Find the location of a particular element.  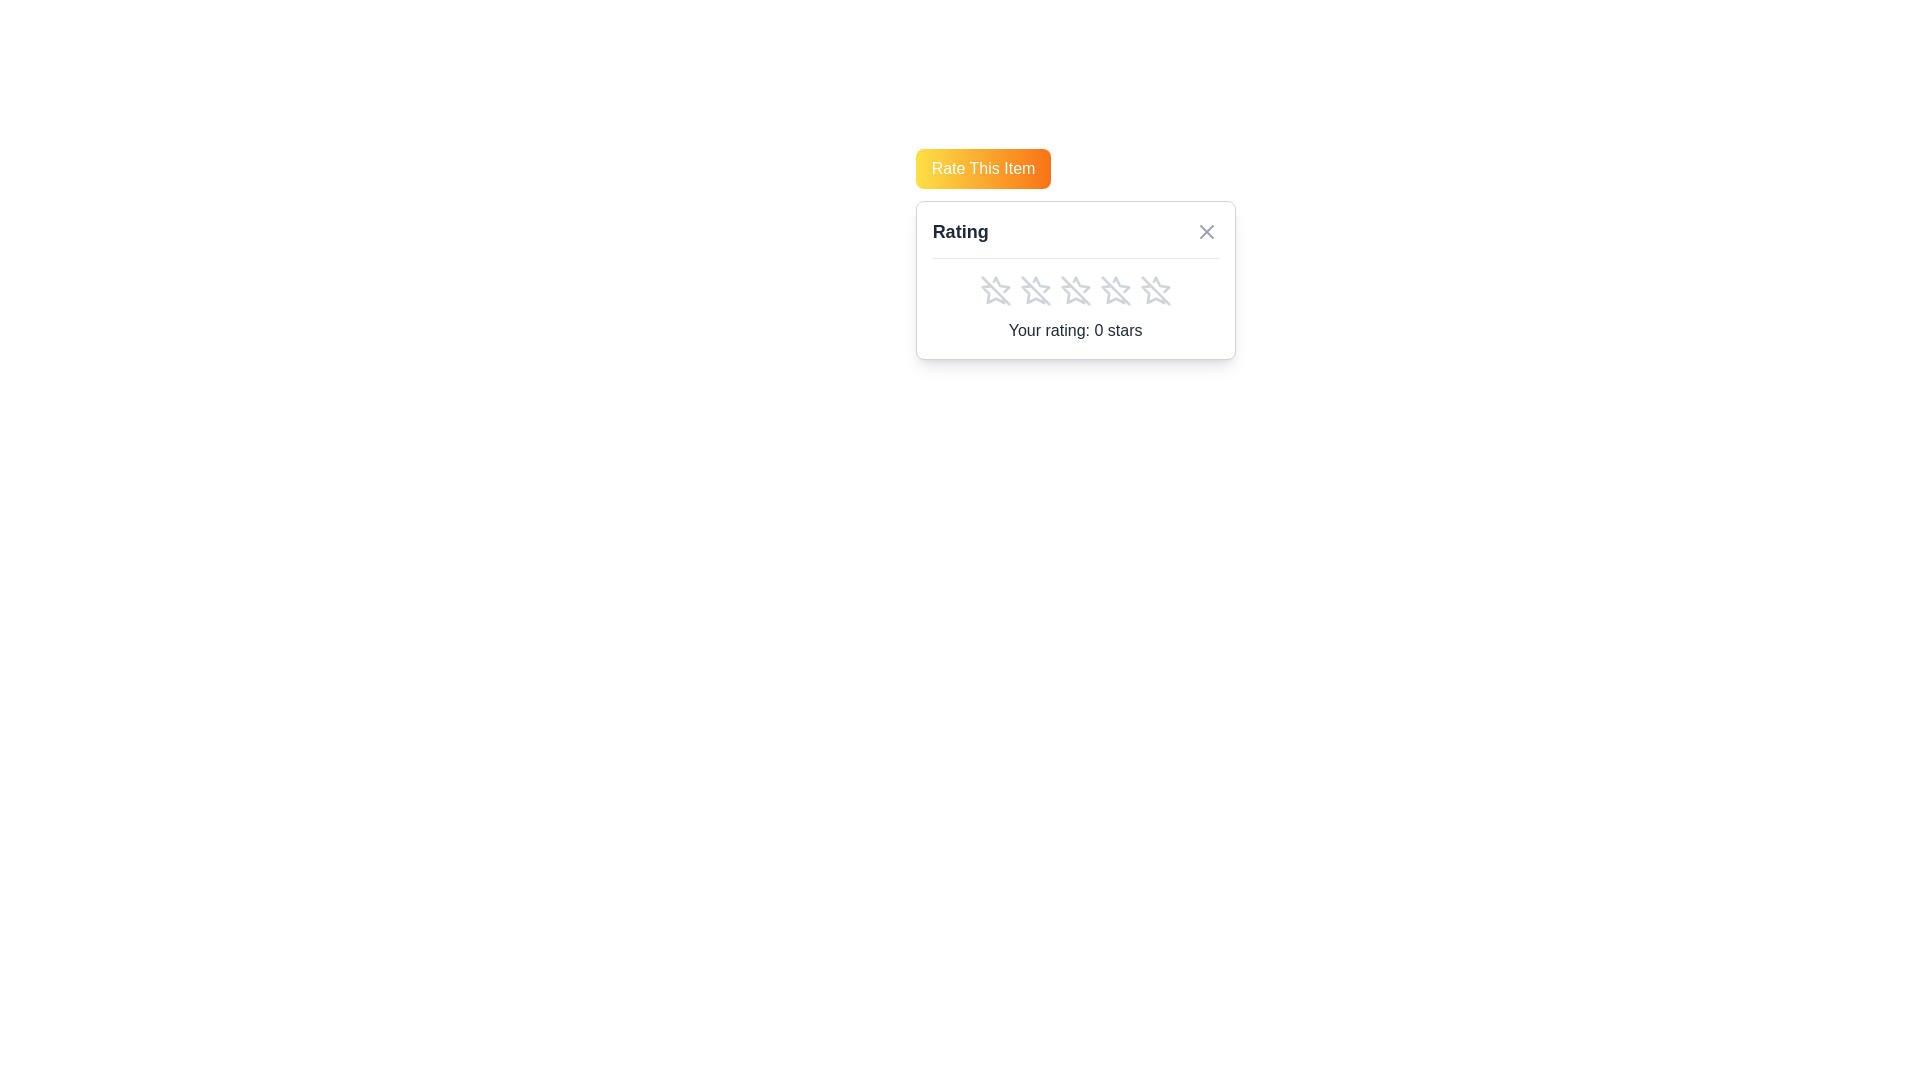

the second star in the outlined star icon within the rating component to rate it is located at coordinates (1040, 284).